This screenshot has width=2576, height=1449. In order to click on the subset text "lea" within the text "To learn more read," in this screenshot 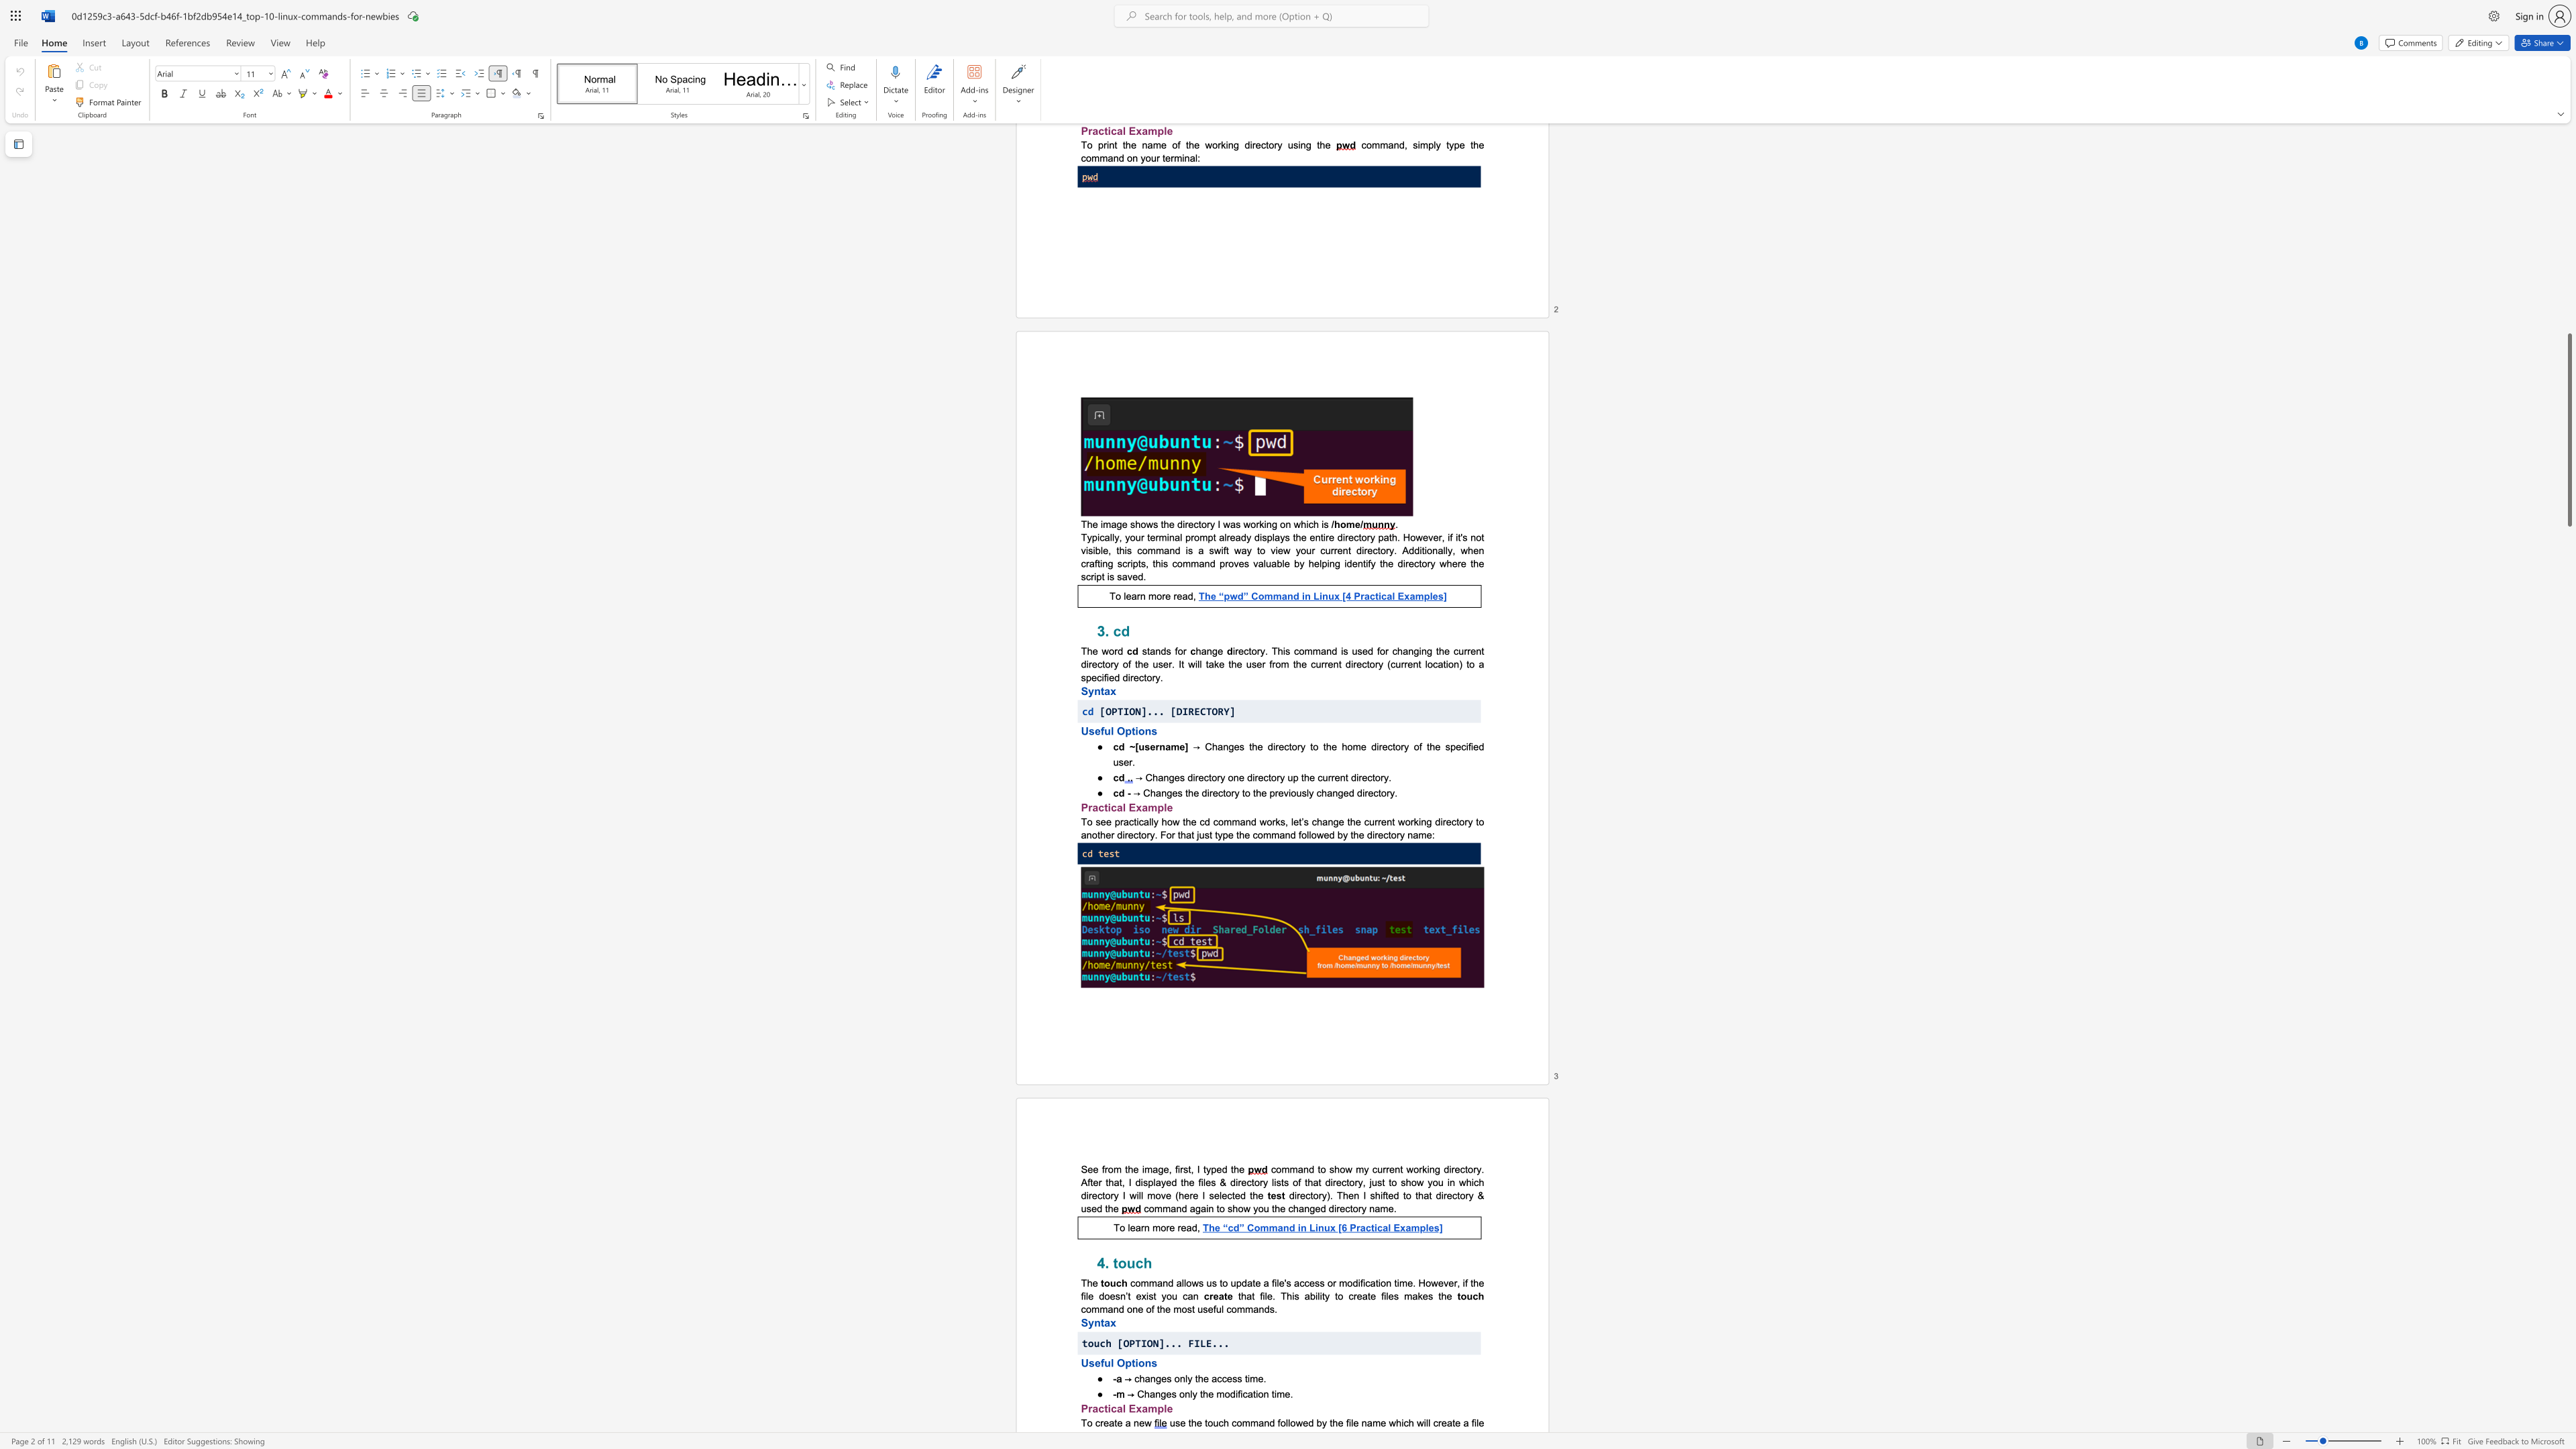, I will do `click(1127, 1227)`.